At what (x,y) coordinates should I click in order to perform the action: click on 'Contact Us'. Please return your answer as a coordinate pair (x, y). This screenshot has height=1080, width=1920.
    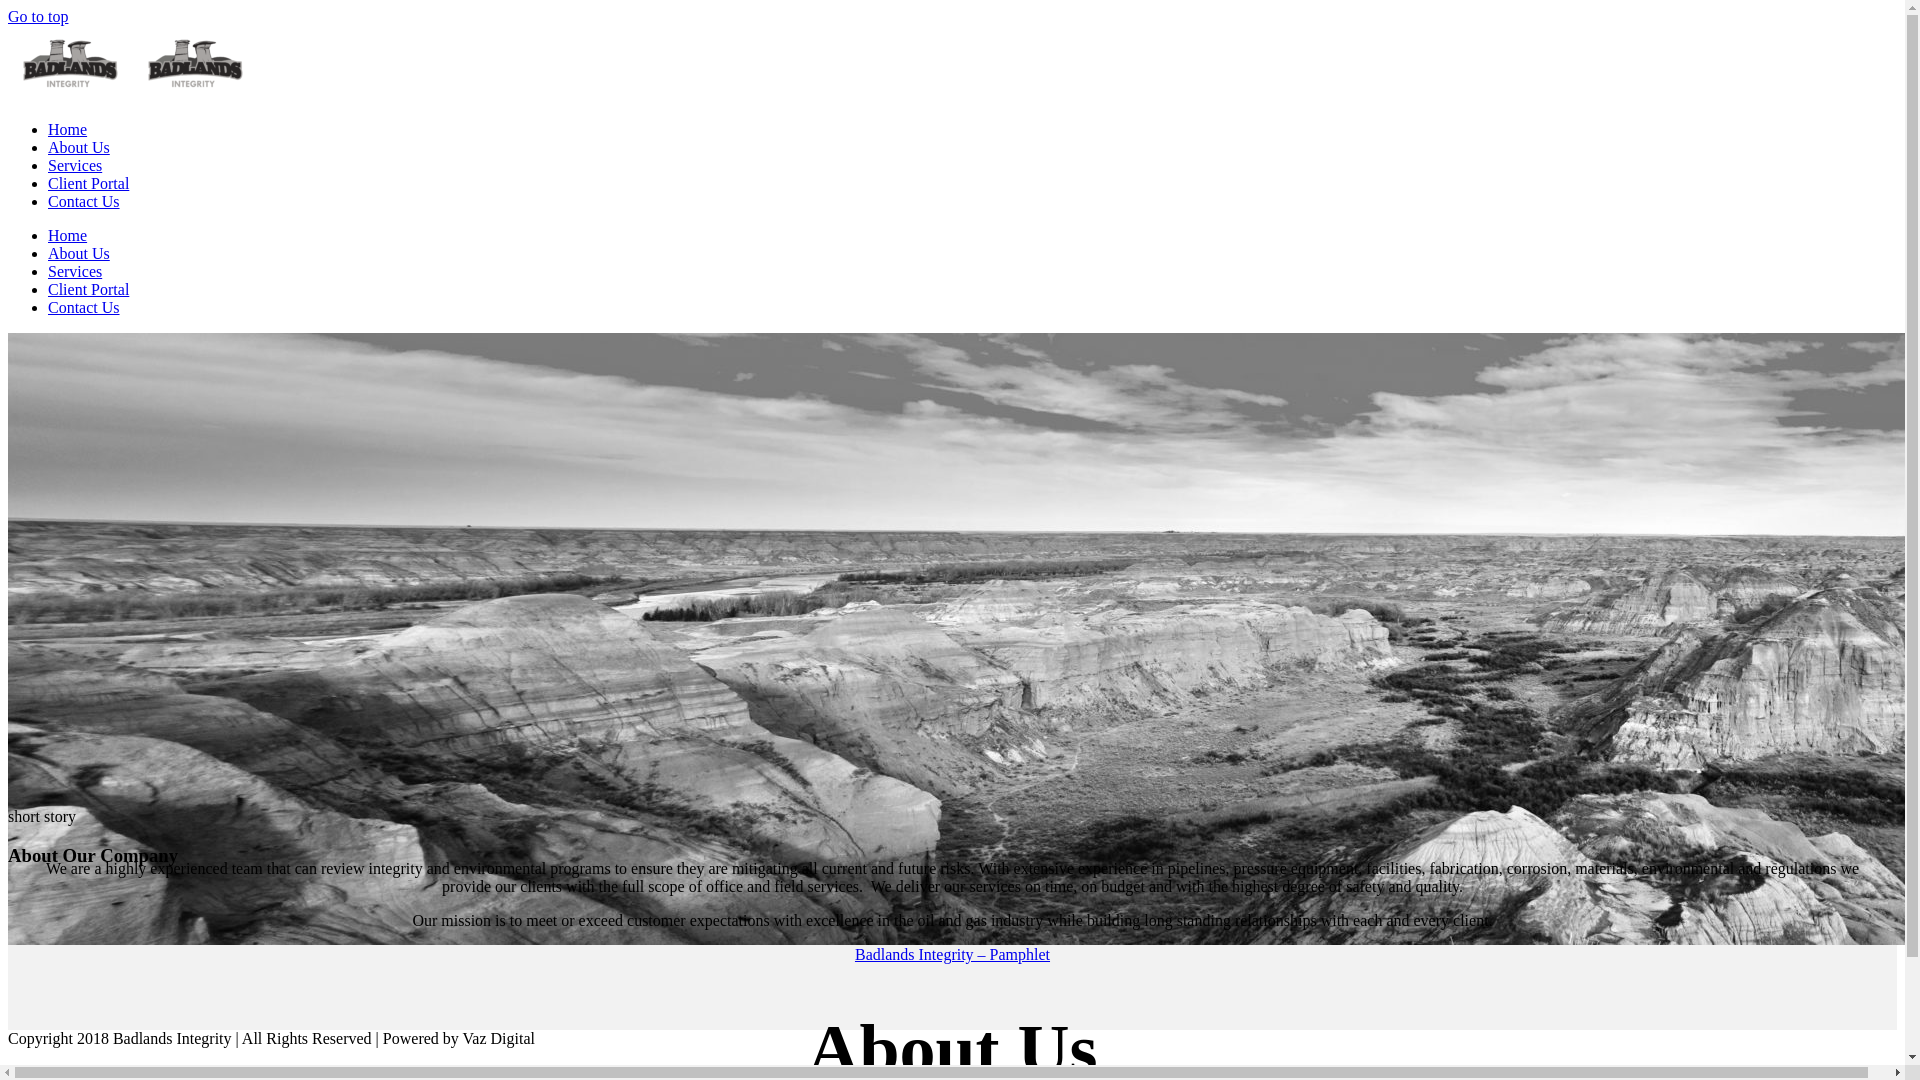
    Looking at the image, I should click on (82, 307).